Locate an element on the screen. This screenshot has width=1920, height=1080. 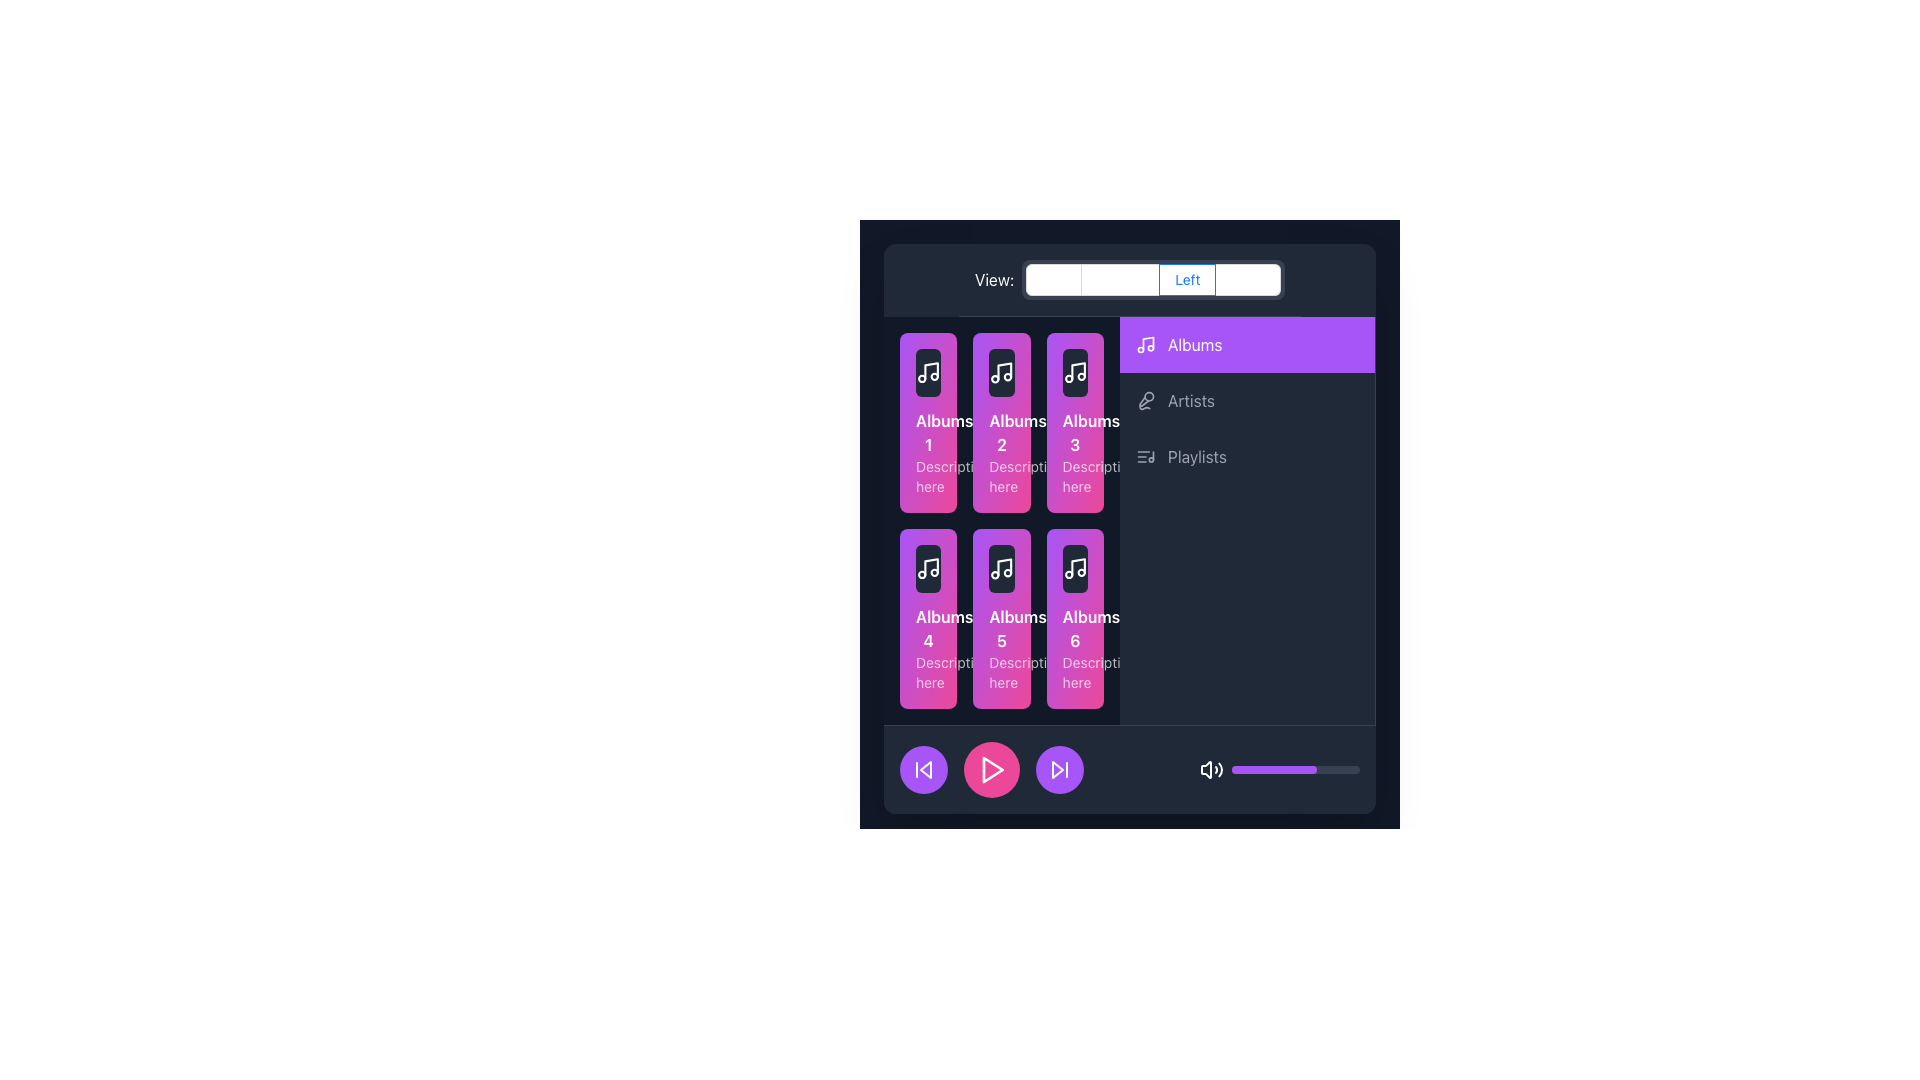
the 'Skip Forward' button located in the bottom-right section of the interface is located at coordinates (1059, 769).